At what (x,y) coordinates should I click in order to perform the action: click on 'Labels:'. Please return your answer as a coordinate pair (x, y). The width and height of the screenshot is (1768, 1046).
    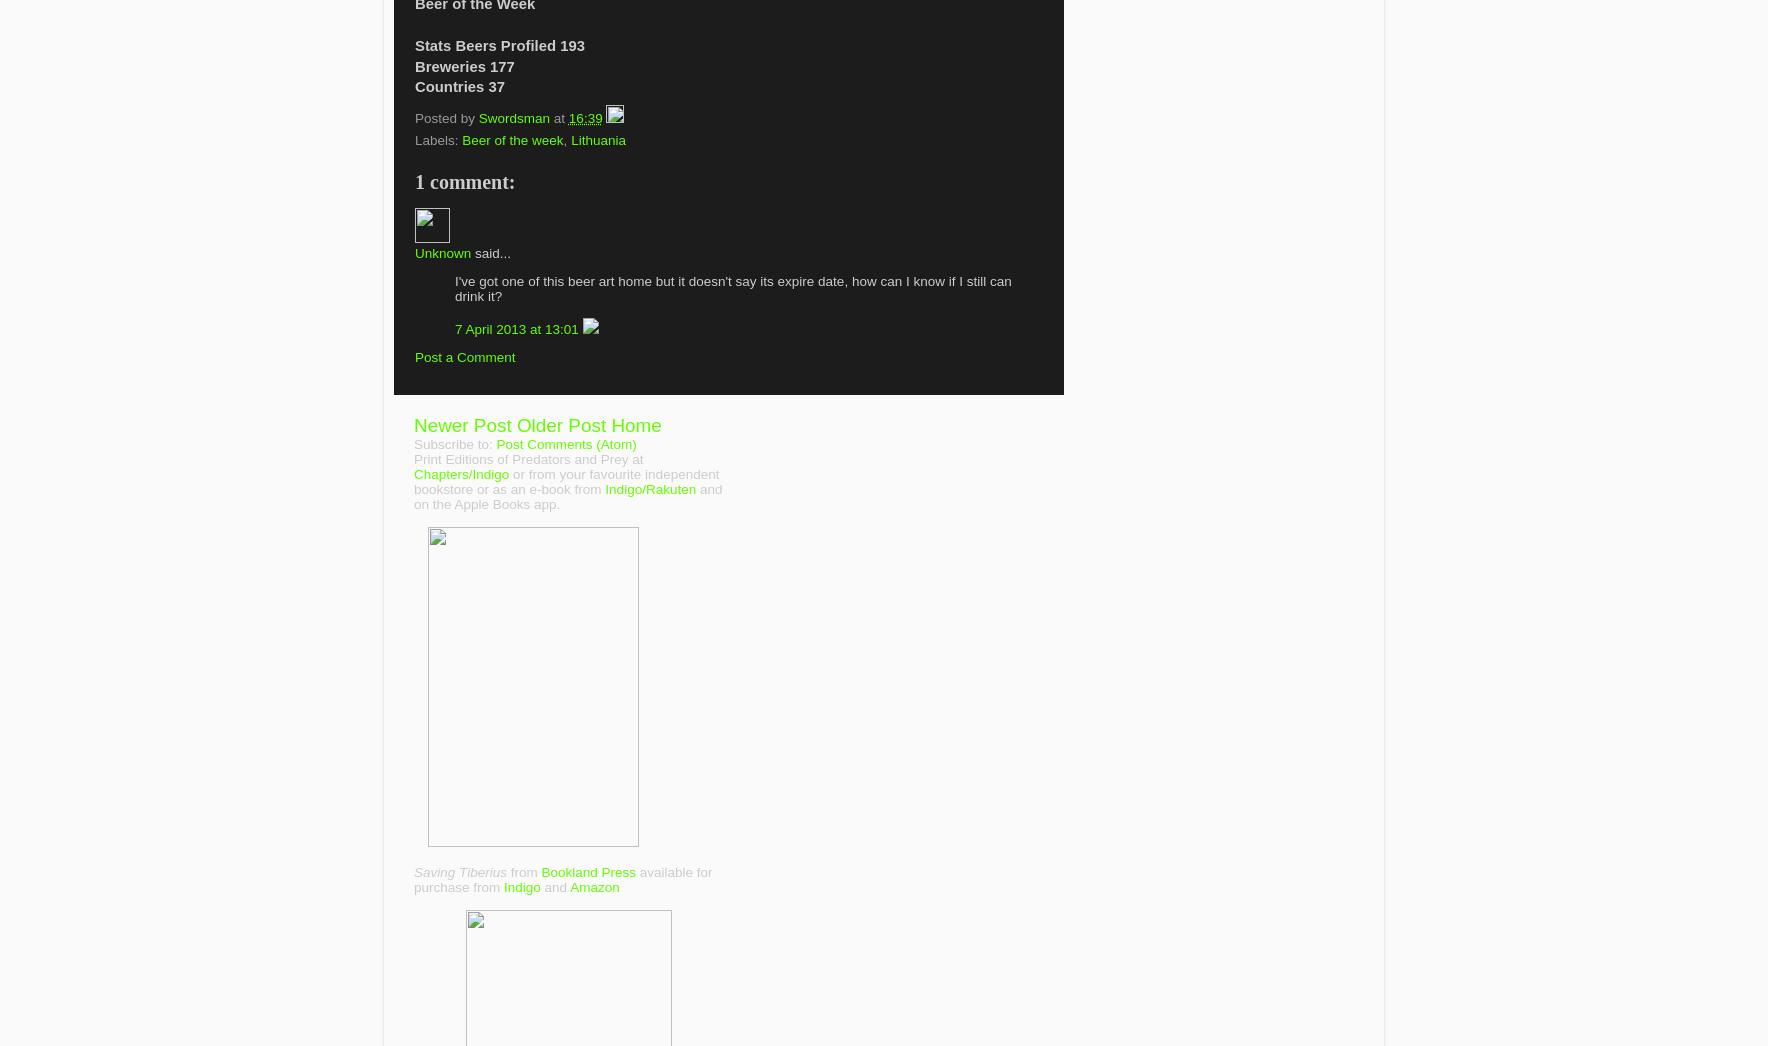
    Looking at the image, I should click on (438, 138).